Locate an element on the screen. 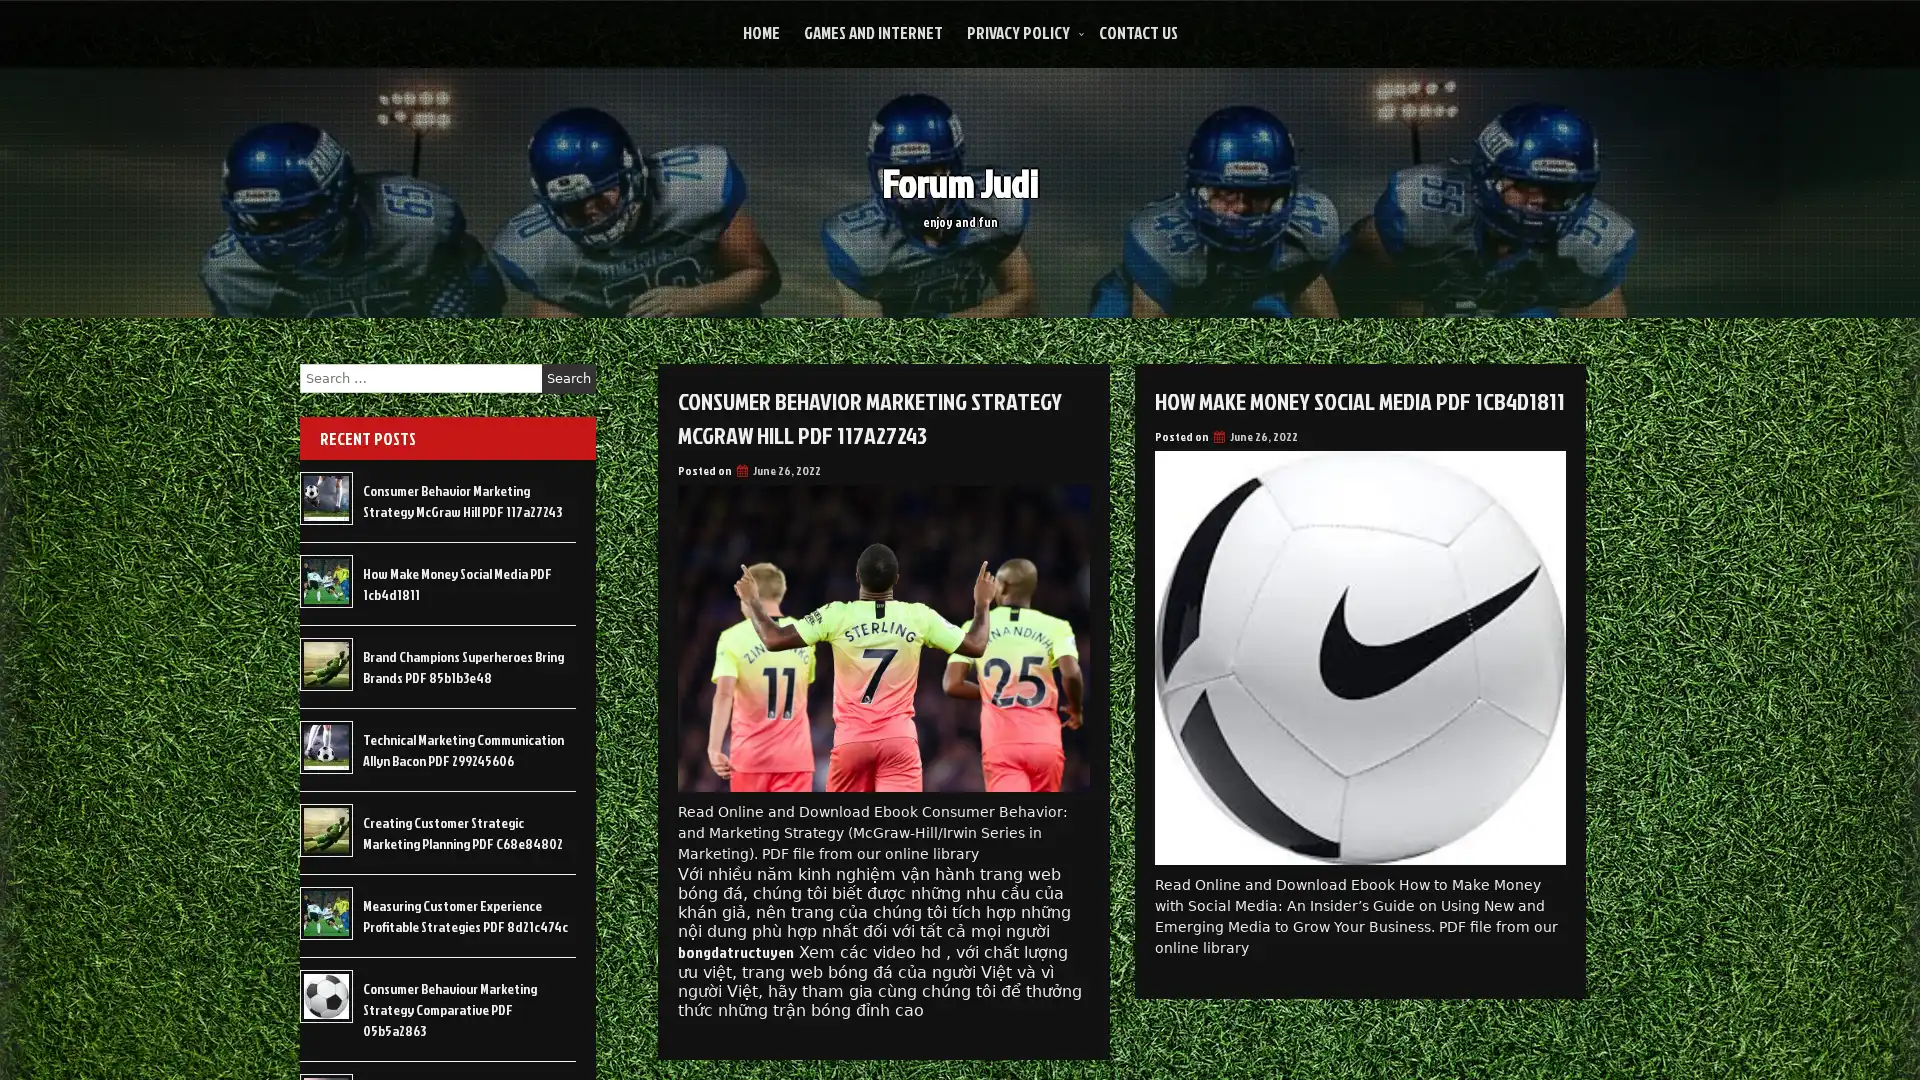  Search is located at coordinates (568, 378).